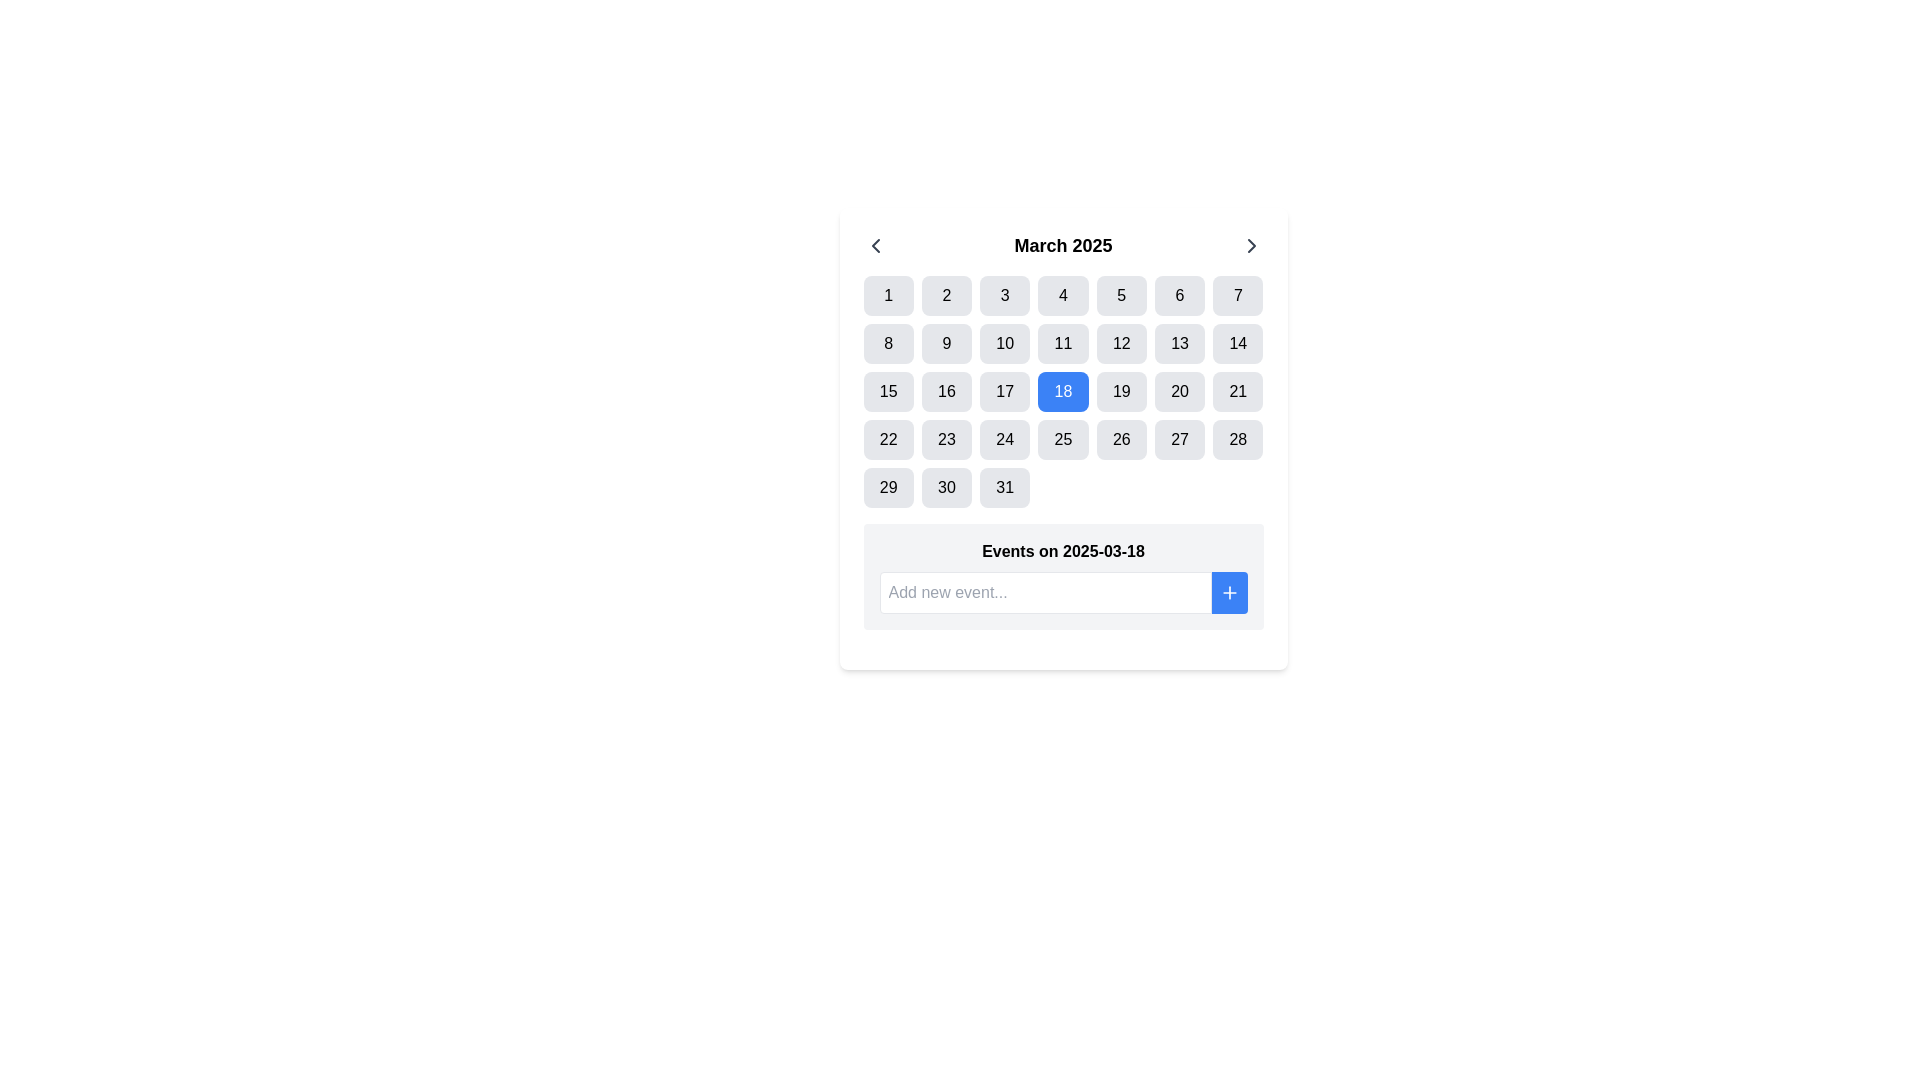  Describe the element at coordinates (1237, 438) in the screenshot. I see `the light gray rounded square button labeled '28', which is the last button` at that location.